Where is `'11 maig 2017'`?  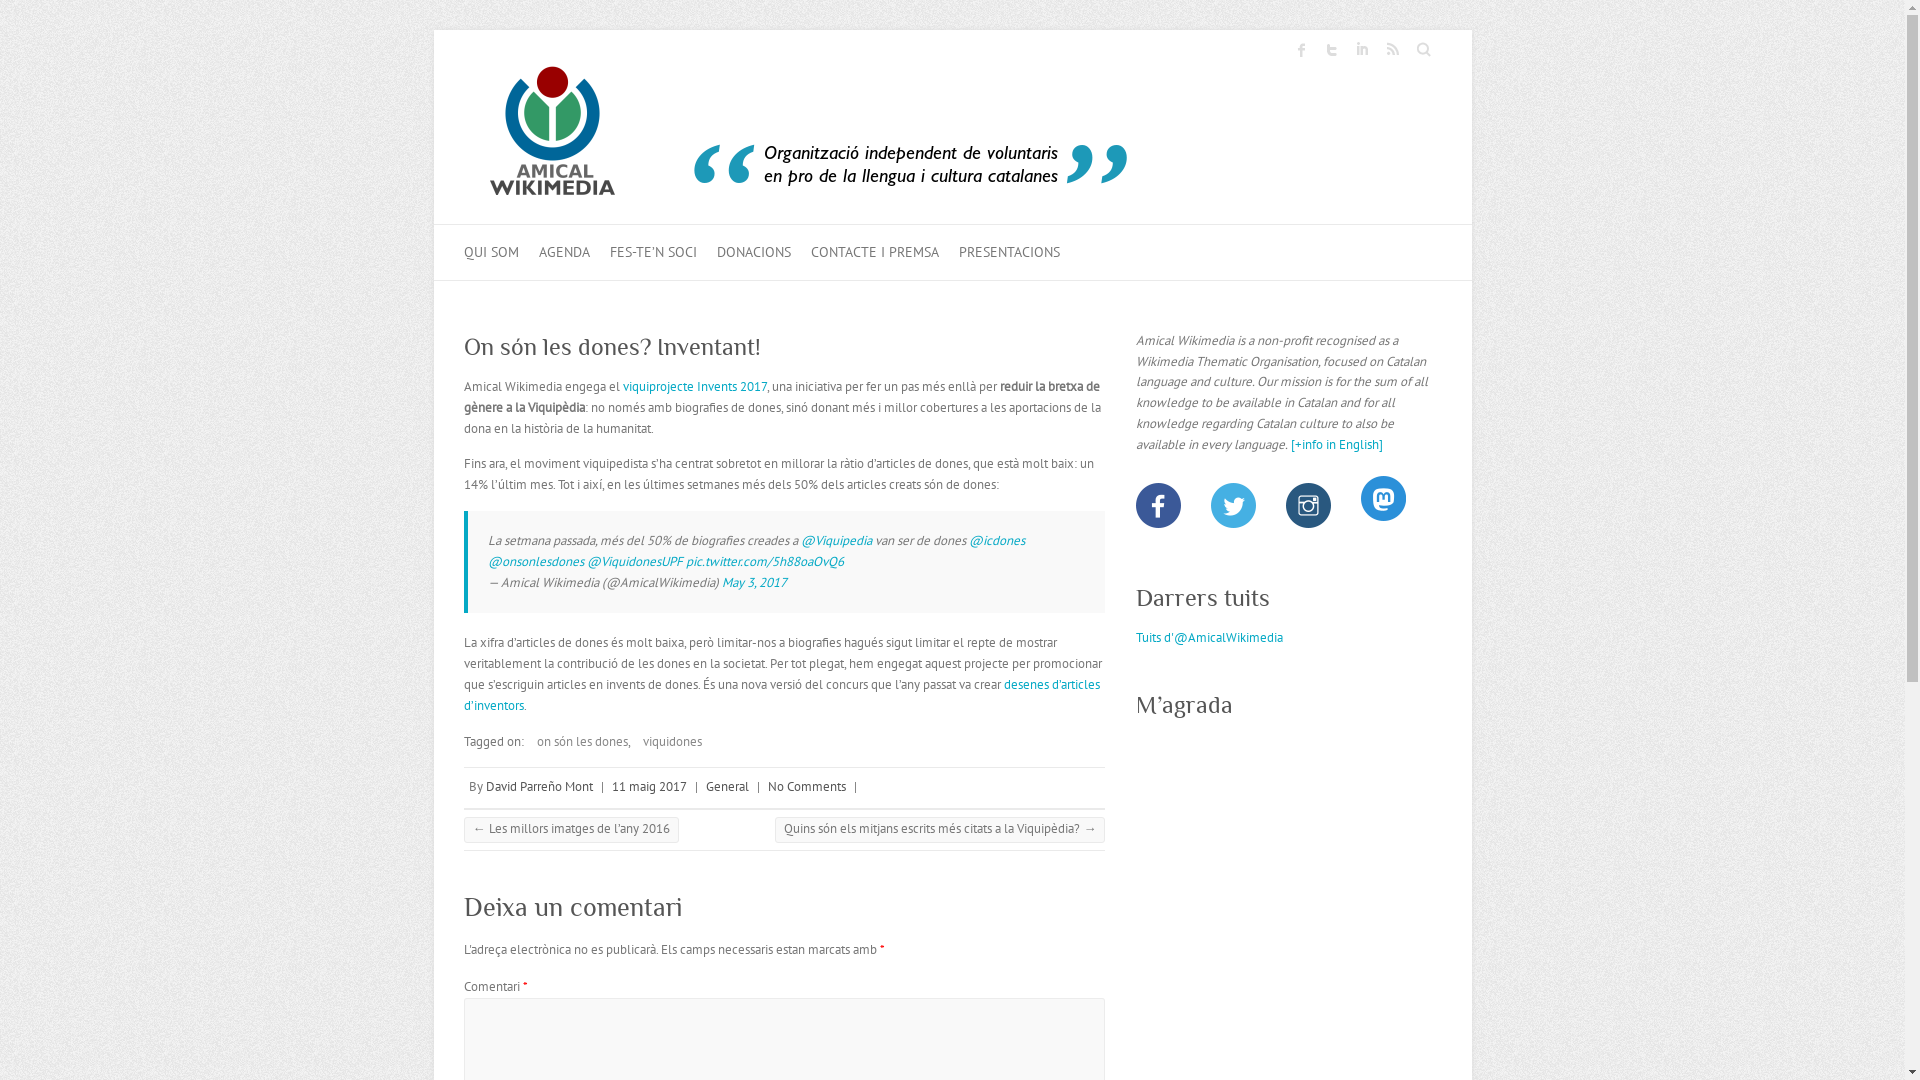 '11 maig 2017' is located at coordinates (649, 785).